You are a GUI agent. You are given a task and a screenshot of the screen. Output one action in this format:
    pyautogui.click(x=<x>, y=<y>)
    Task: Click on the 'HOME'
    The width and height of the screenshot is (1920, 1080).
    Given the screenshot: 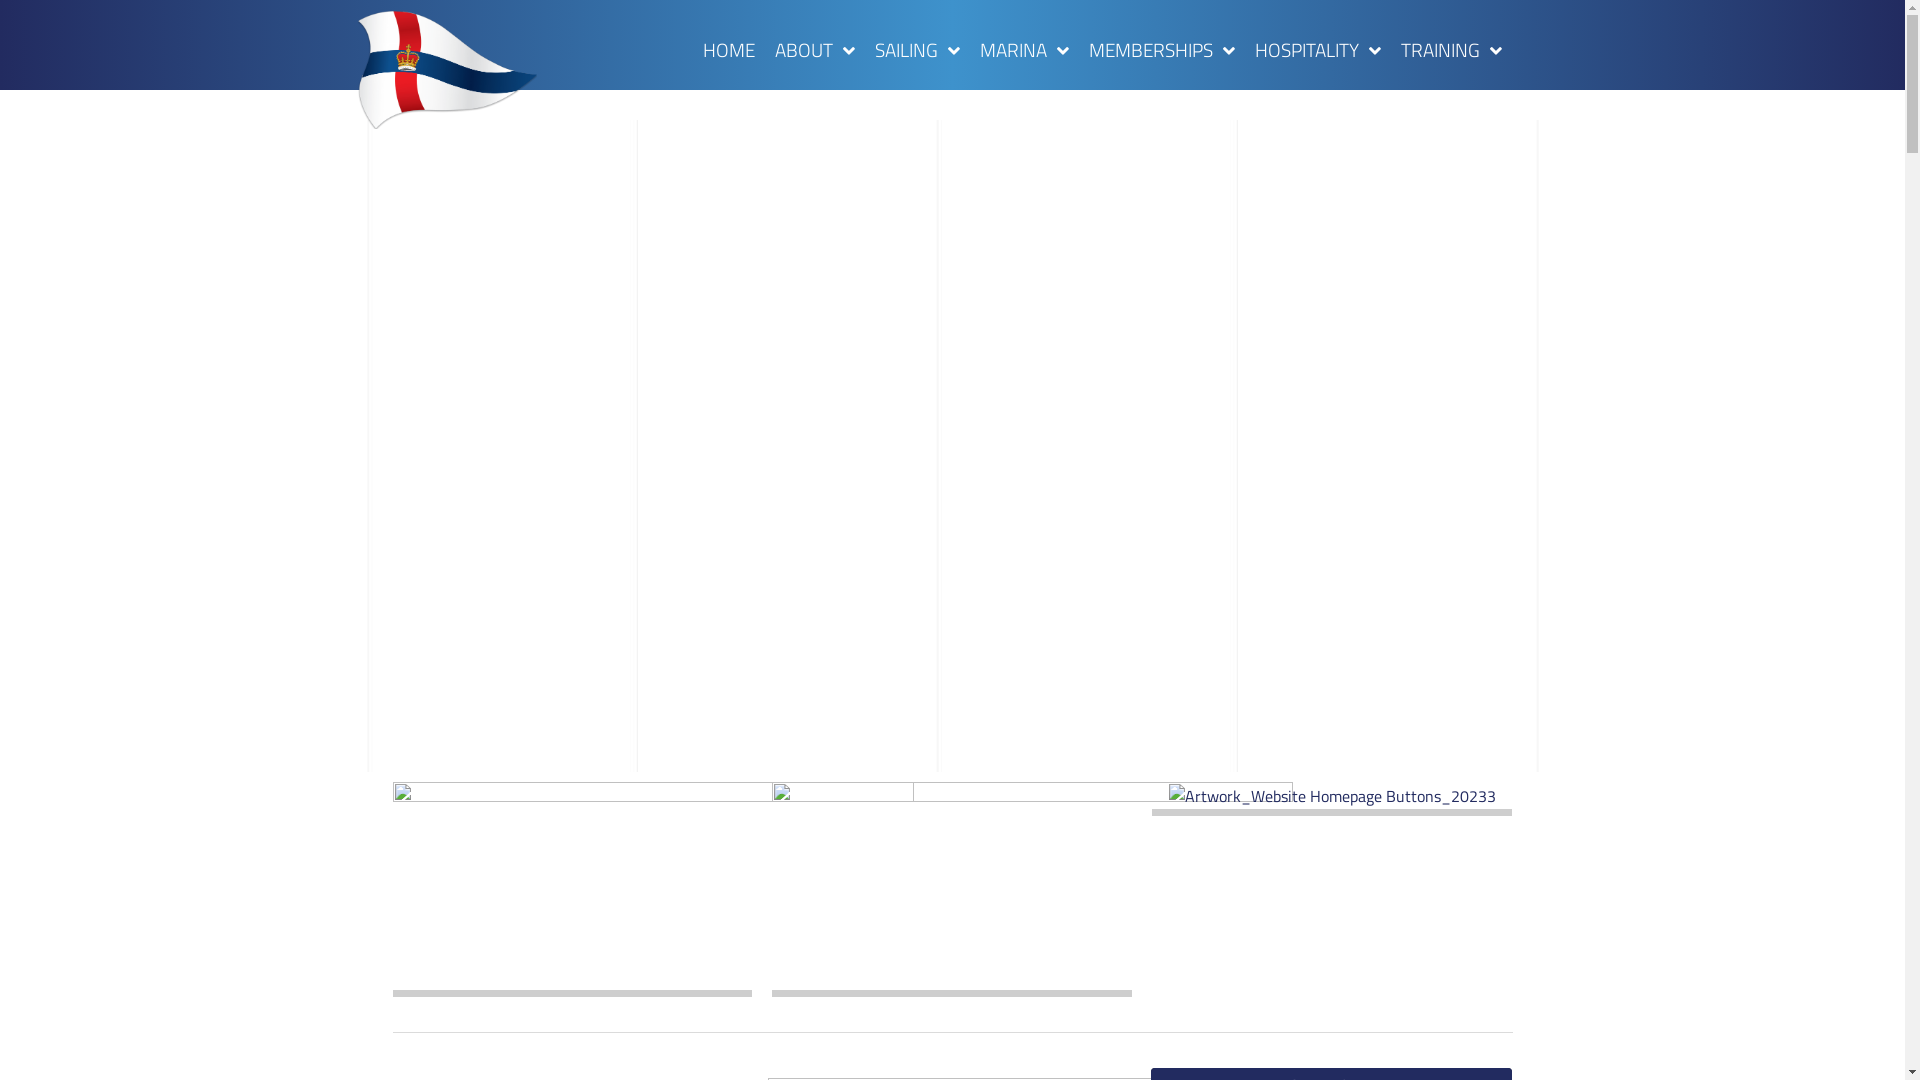 What is the action you would take?
    pyautogui.click(x=728, y=49)
    